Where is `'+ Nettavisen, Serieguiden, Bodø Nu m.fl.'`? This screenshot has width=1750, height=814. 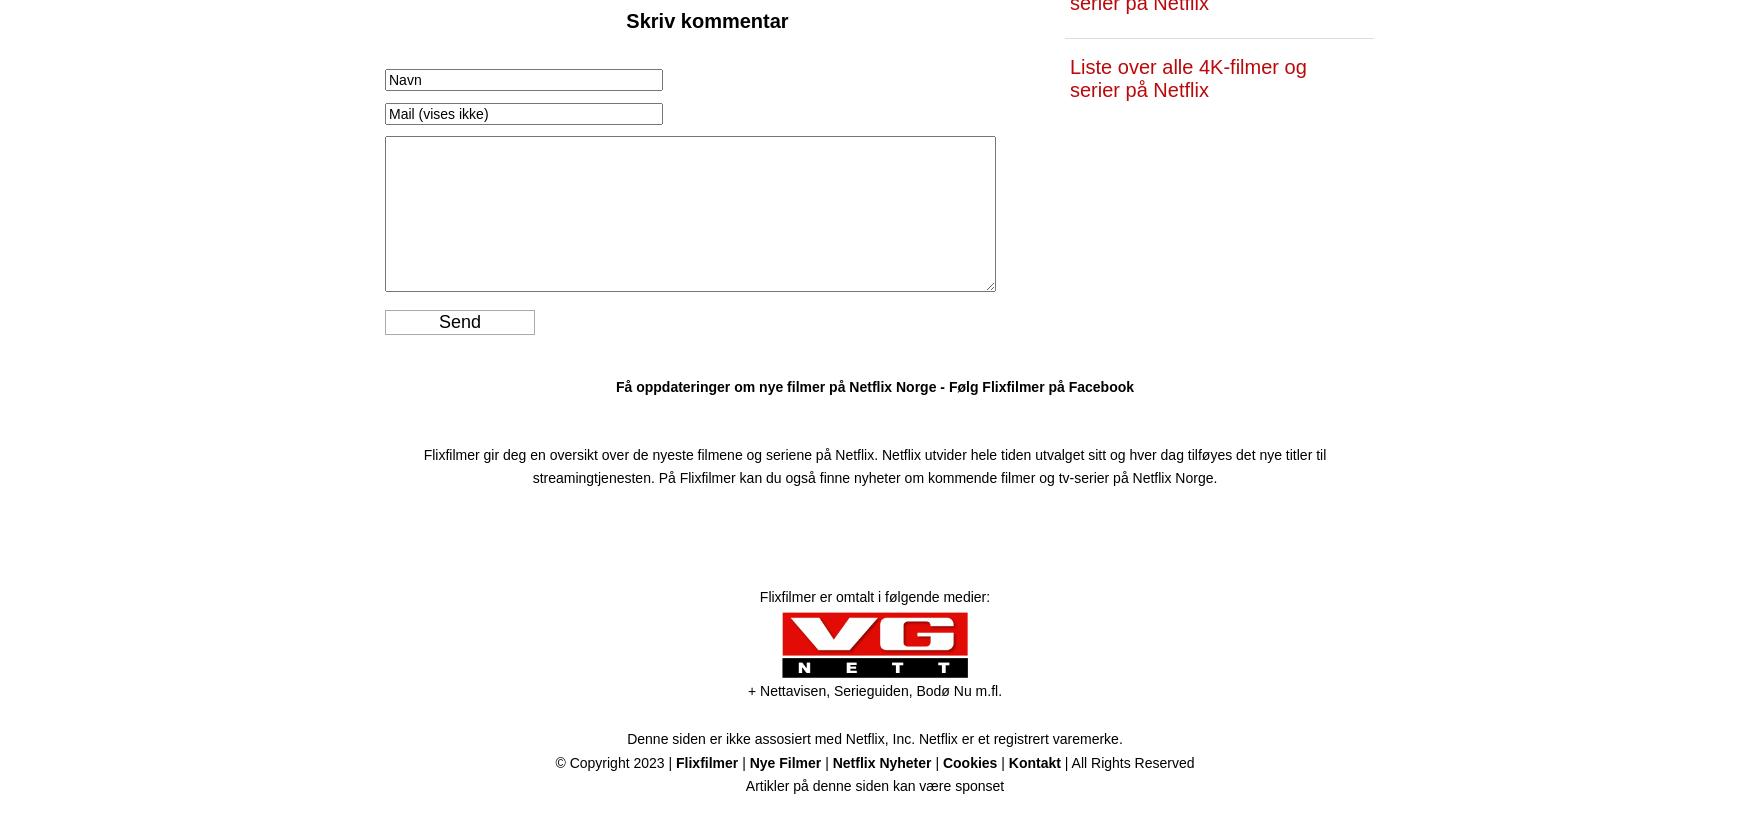 '+ Nettavisen, Serieguiden, Bodø Nu m.fl.' is located at coordinates (874, 691).